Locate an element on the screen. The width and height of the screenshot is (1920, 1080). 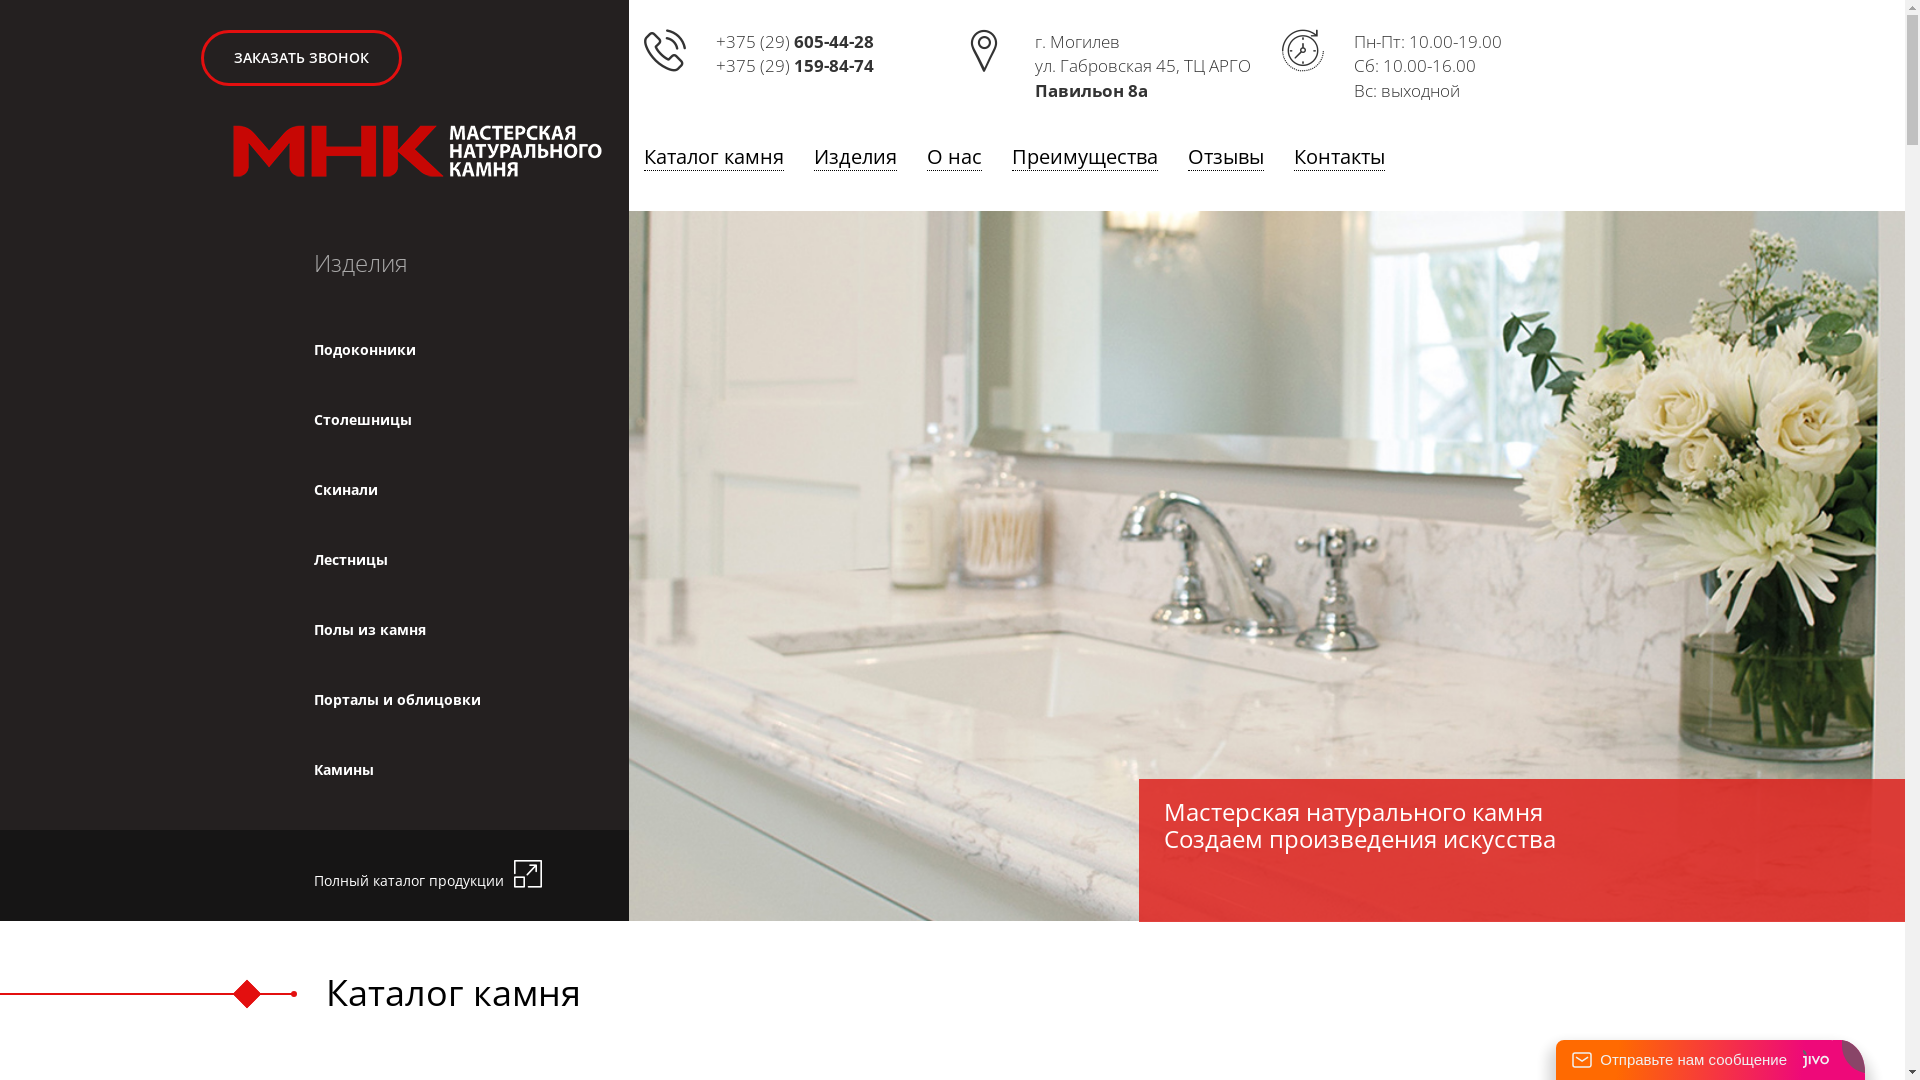
'+375 (29) 605-44-28' is located at coordinates (794, 41).